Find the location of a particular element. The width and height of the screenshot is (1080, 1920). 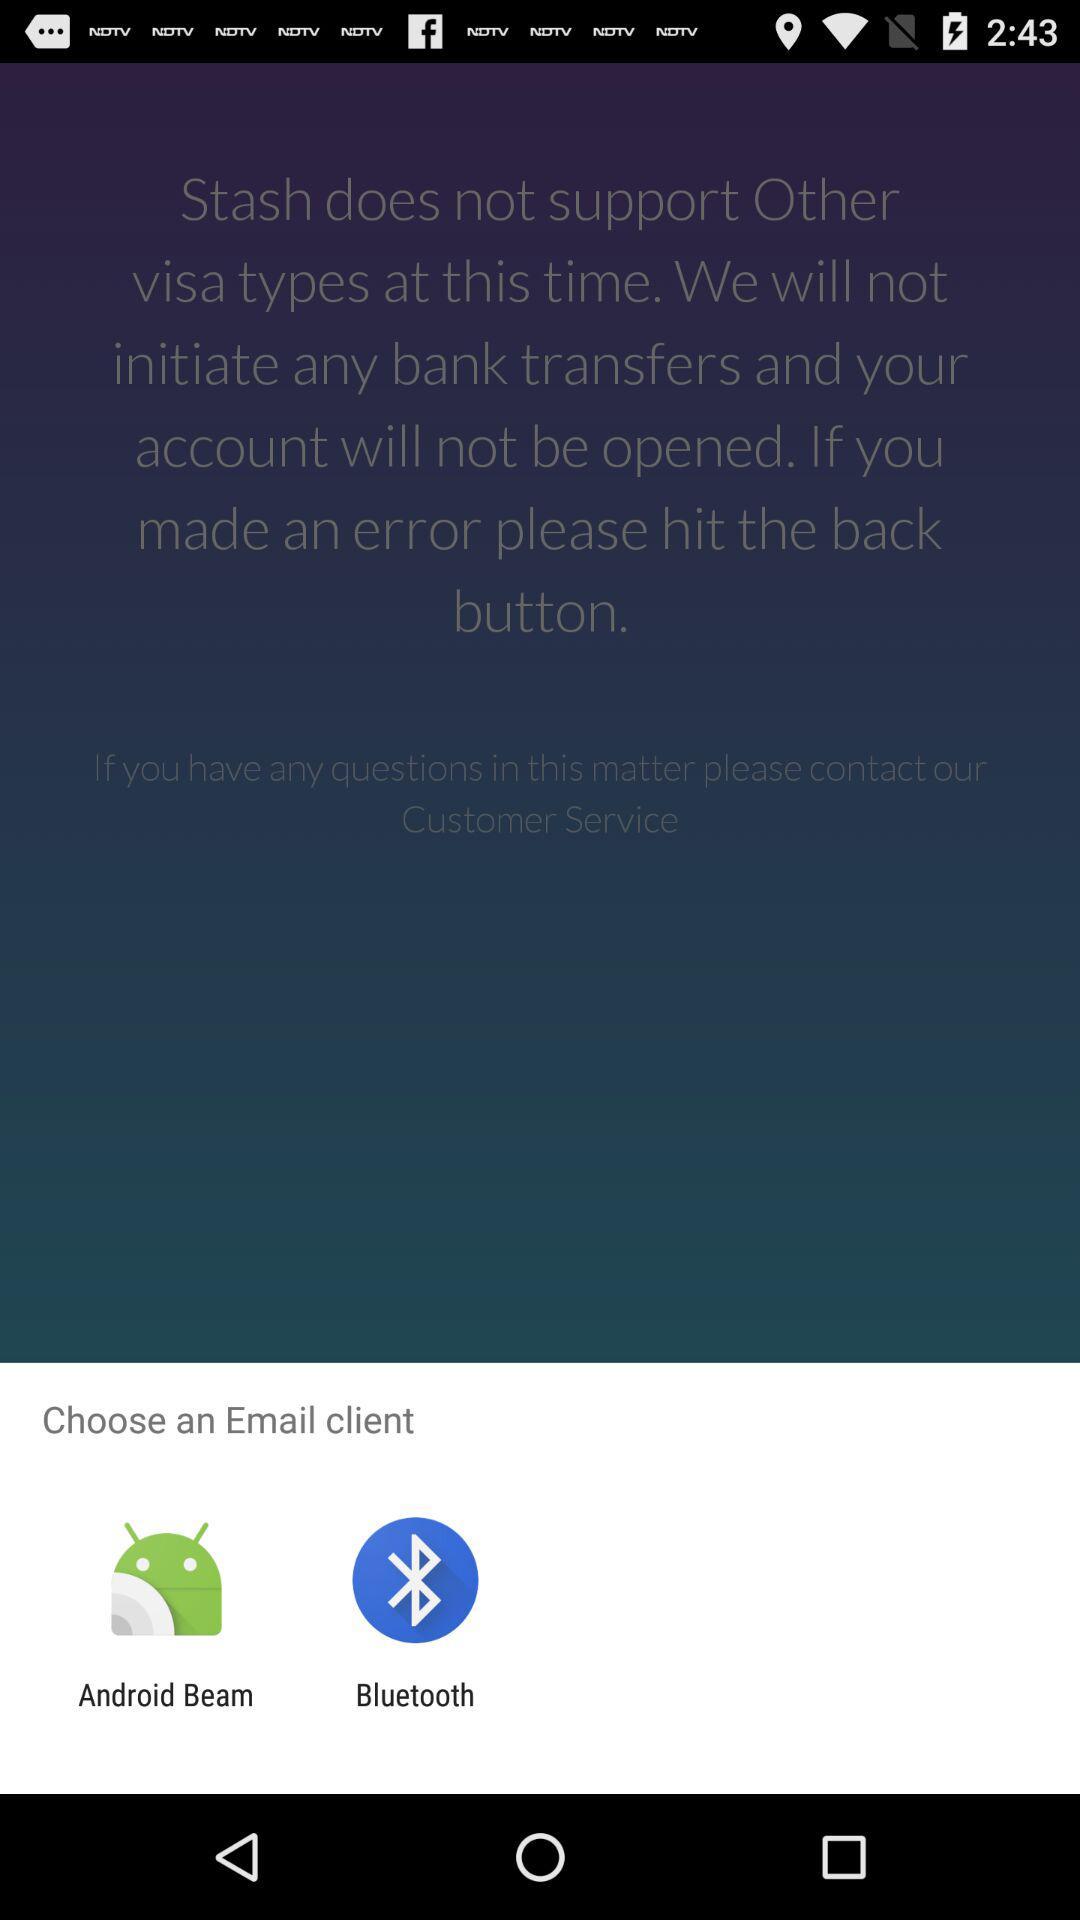

the bluetooth is located at coordinates (414, 1711).